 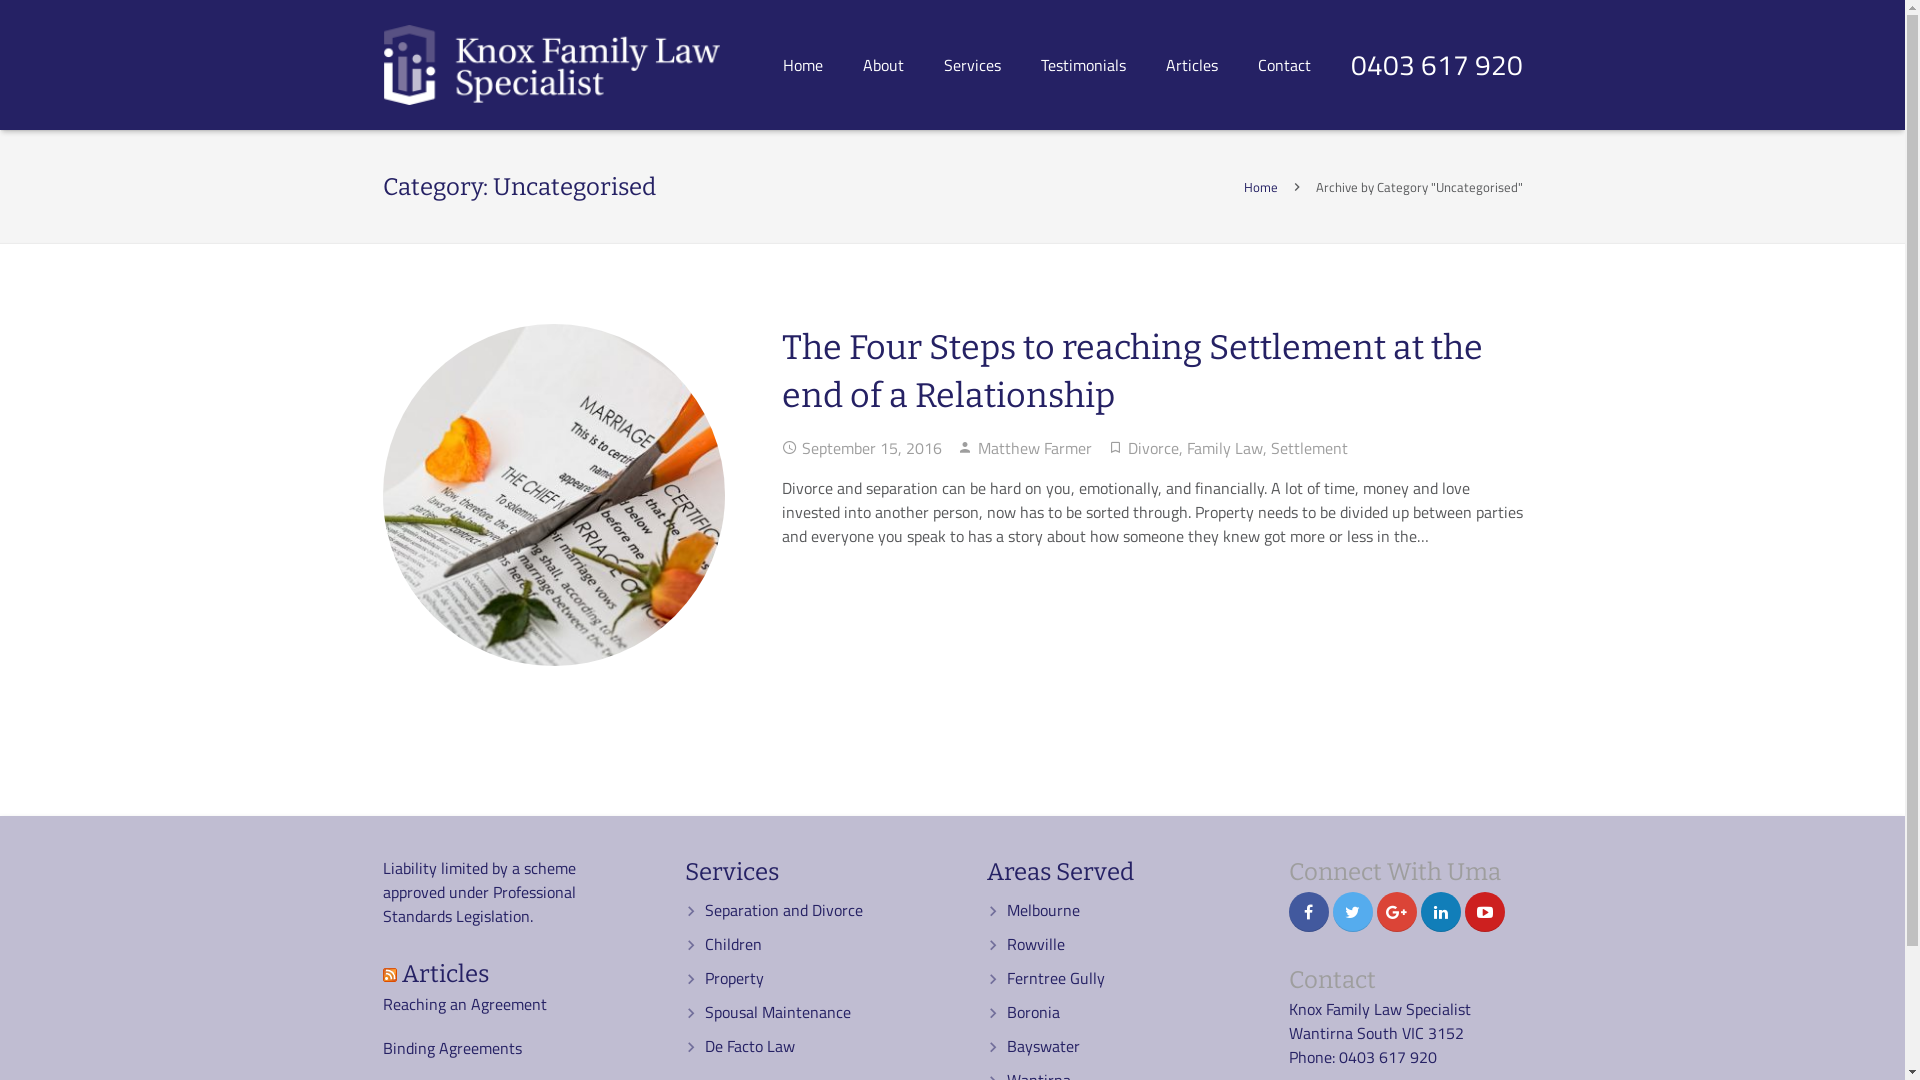 What do you see at coordinates (1284, 64) in the screenshot?
I see `'Contact'` at bounding box center [1284, 64].